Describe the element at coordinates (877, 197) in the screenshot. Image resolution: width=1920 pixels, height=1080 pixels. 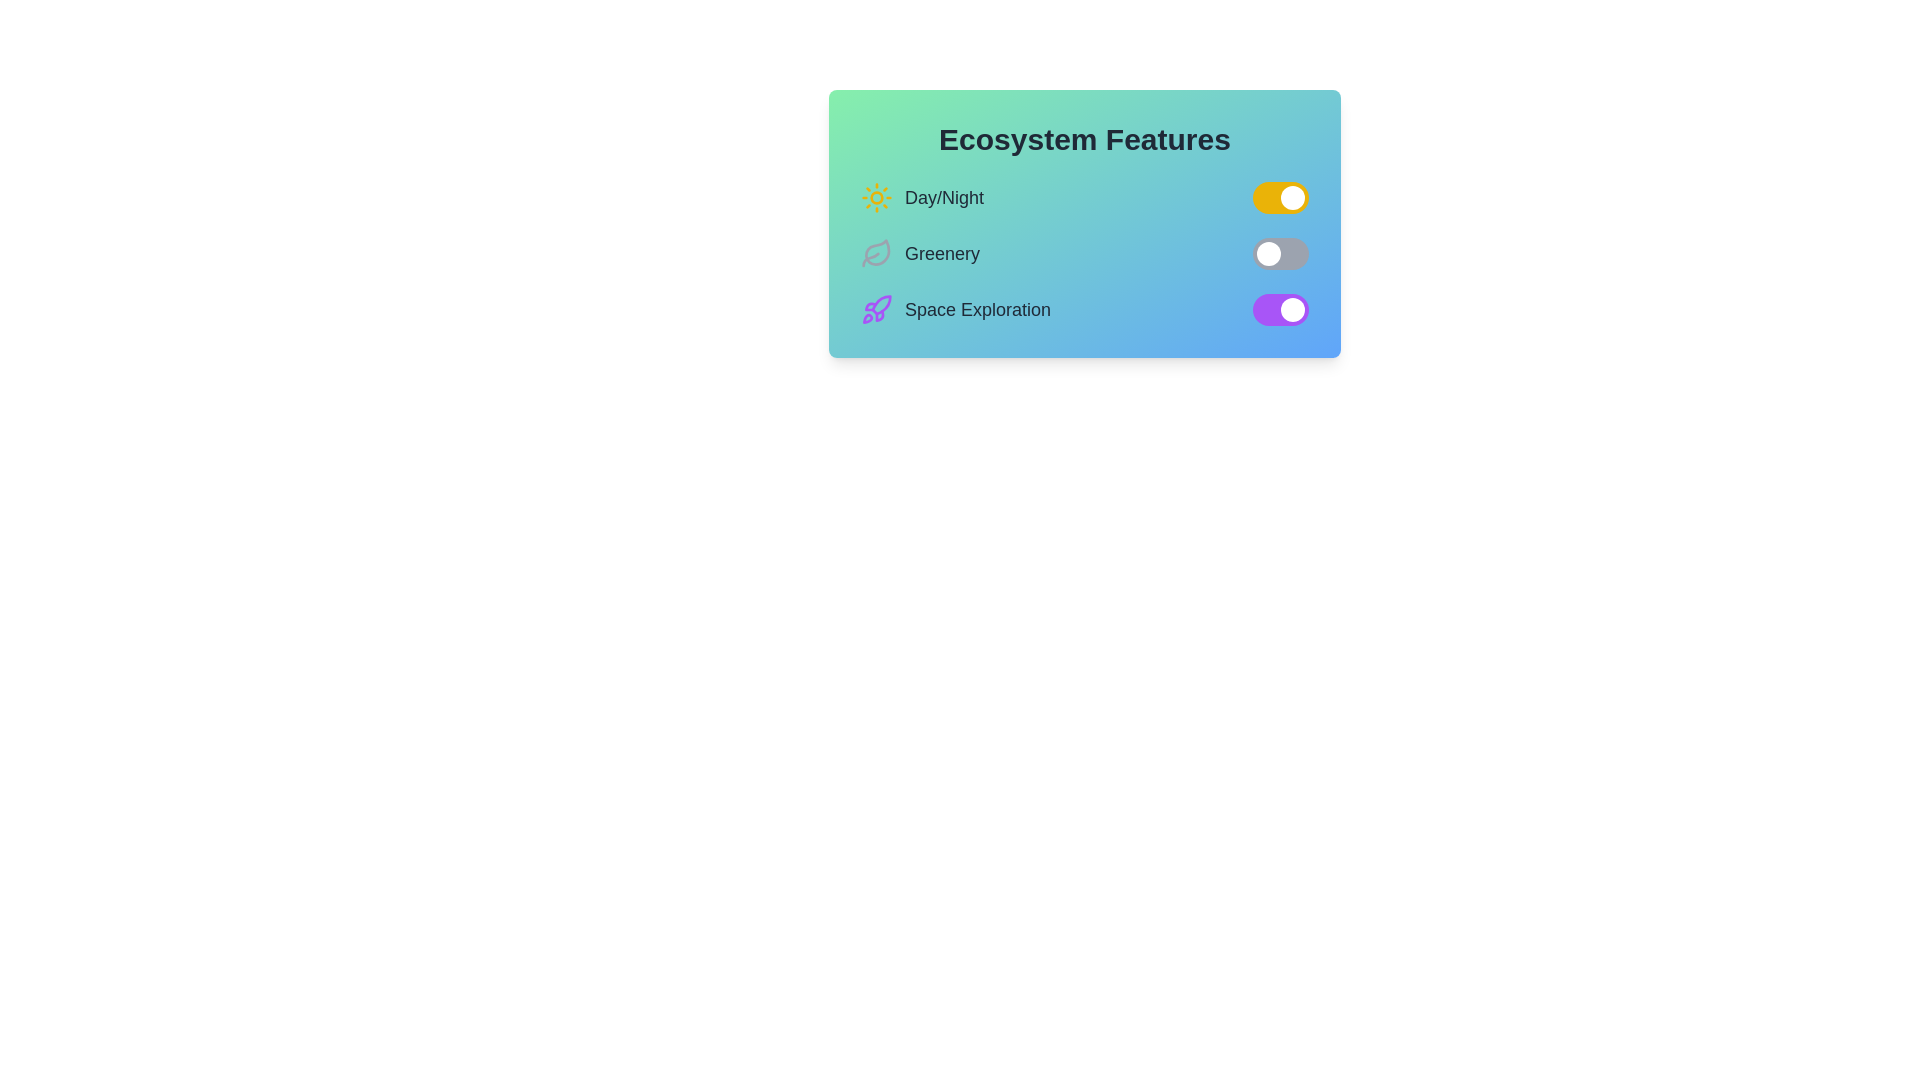
I see `the visual representation of the Day/Night mode icon, which is positioned to the left of the 'Day/Night' text under the 'Ecosystem Features' section` at that location.